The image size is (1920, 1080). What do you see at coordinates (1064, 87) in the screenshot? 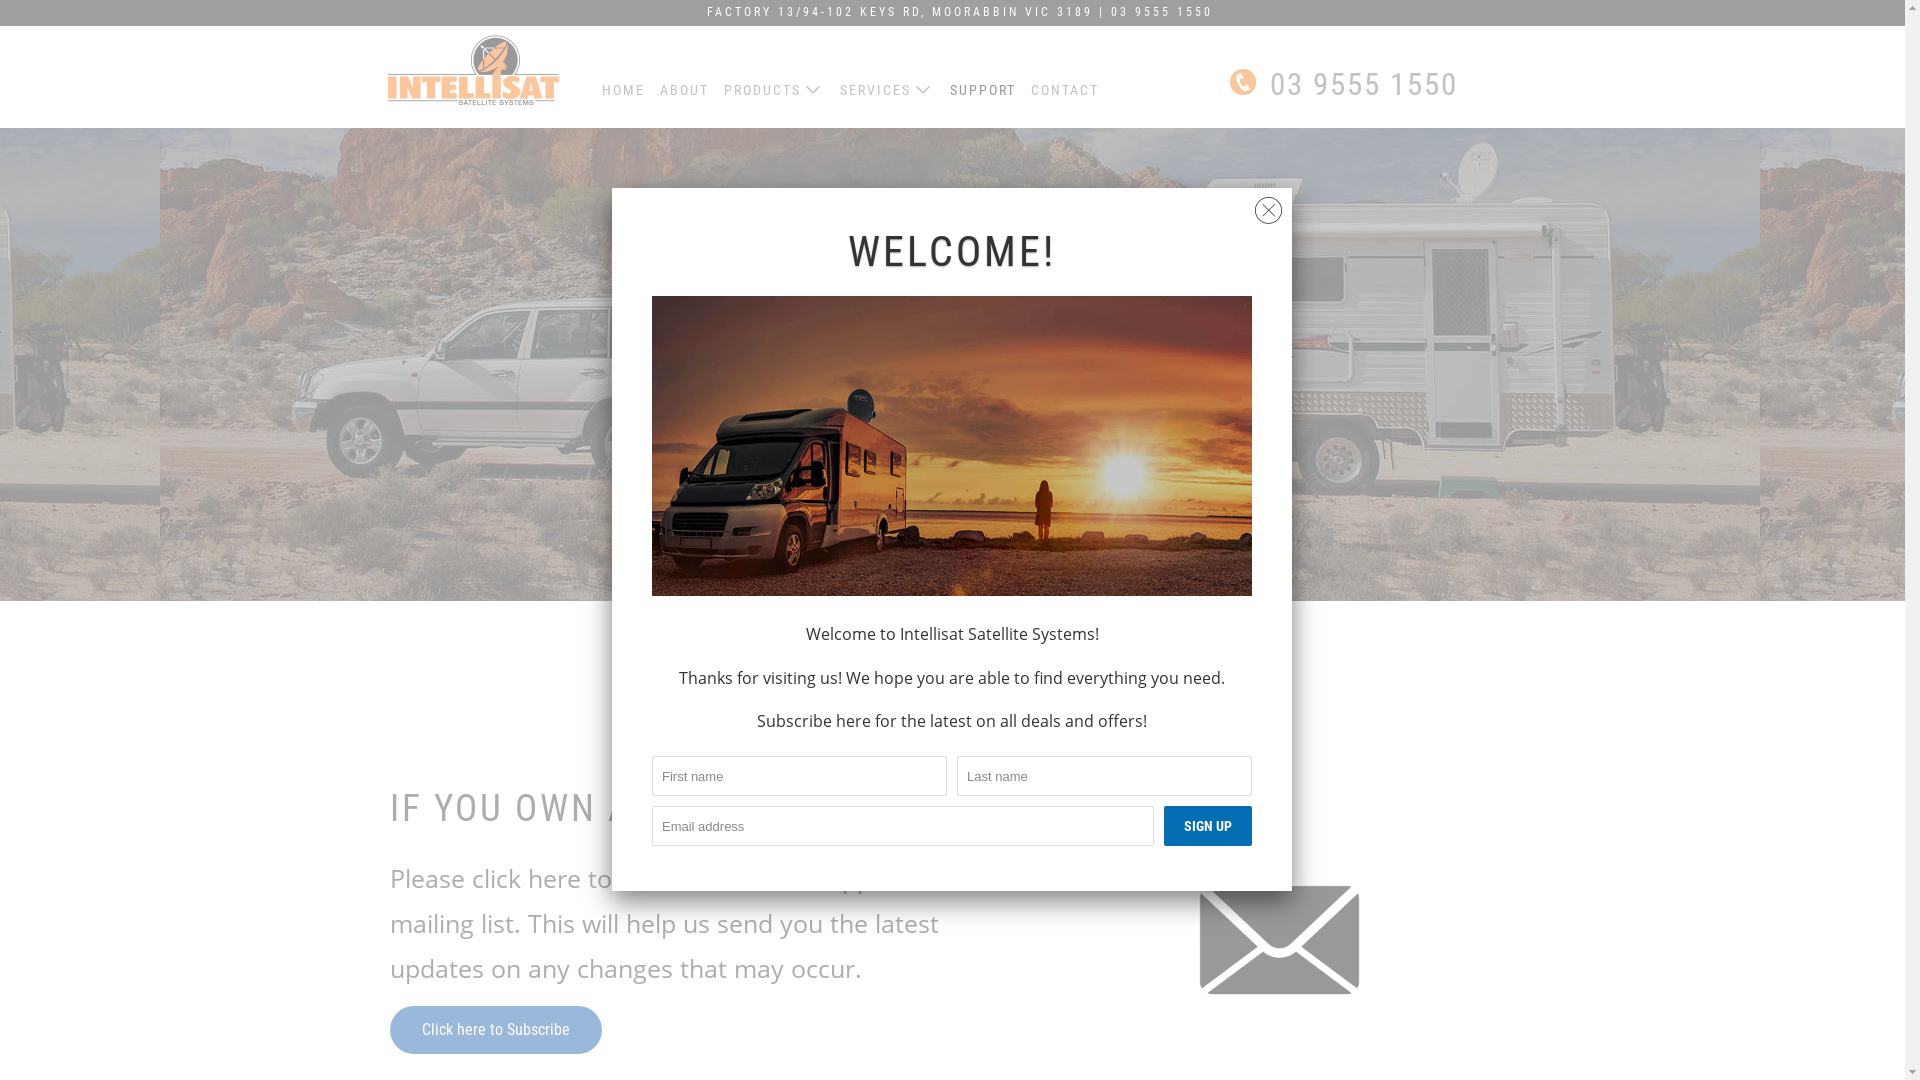
I see `'CONTACT'` at bounding box center [1064, 87].